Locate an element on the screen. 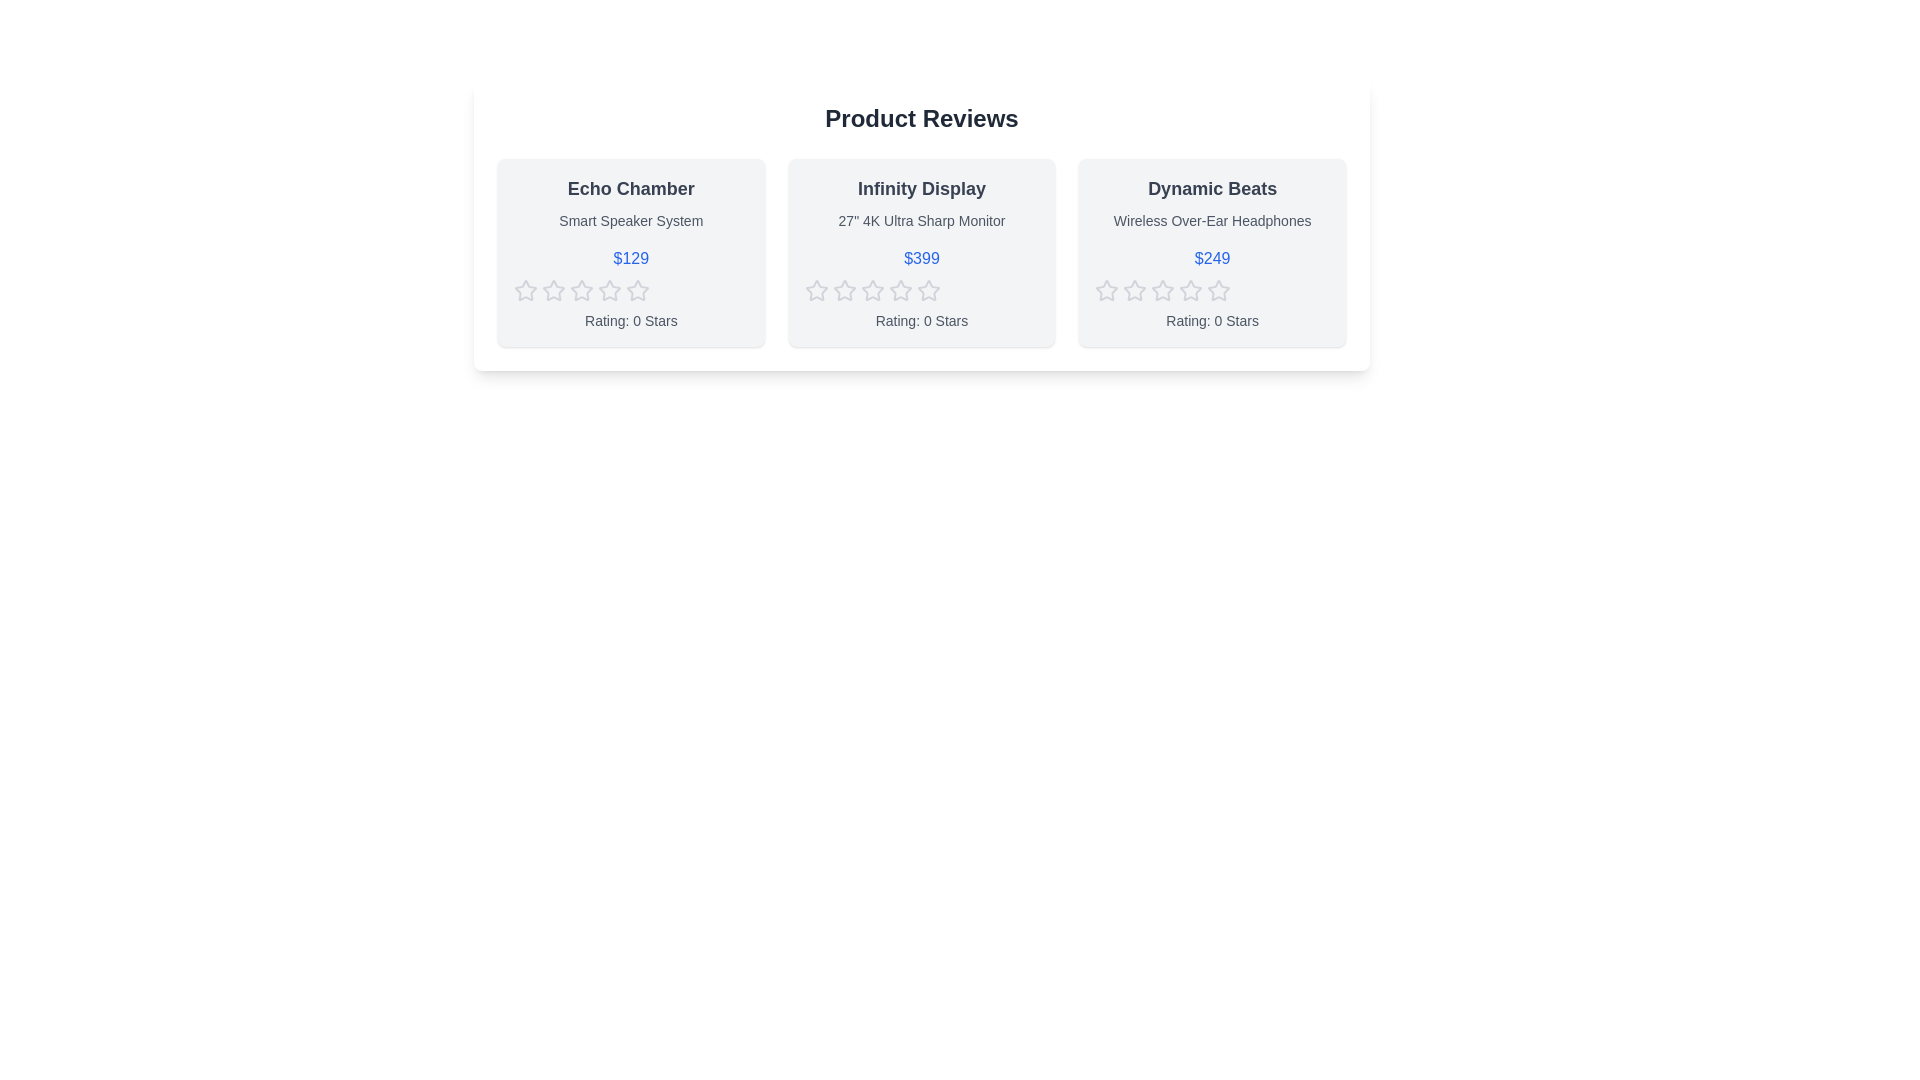  the fourth star icon in the star rating system of the 'Dynamic Beats' product card to rate the product is located at coordinates (1163, 290).